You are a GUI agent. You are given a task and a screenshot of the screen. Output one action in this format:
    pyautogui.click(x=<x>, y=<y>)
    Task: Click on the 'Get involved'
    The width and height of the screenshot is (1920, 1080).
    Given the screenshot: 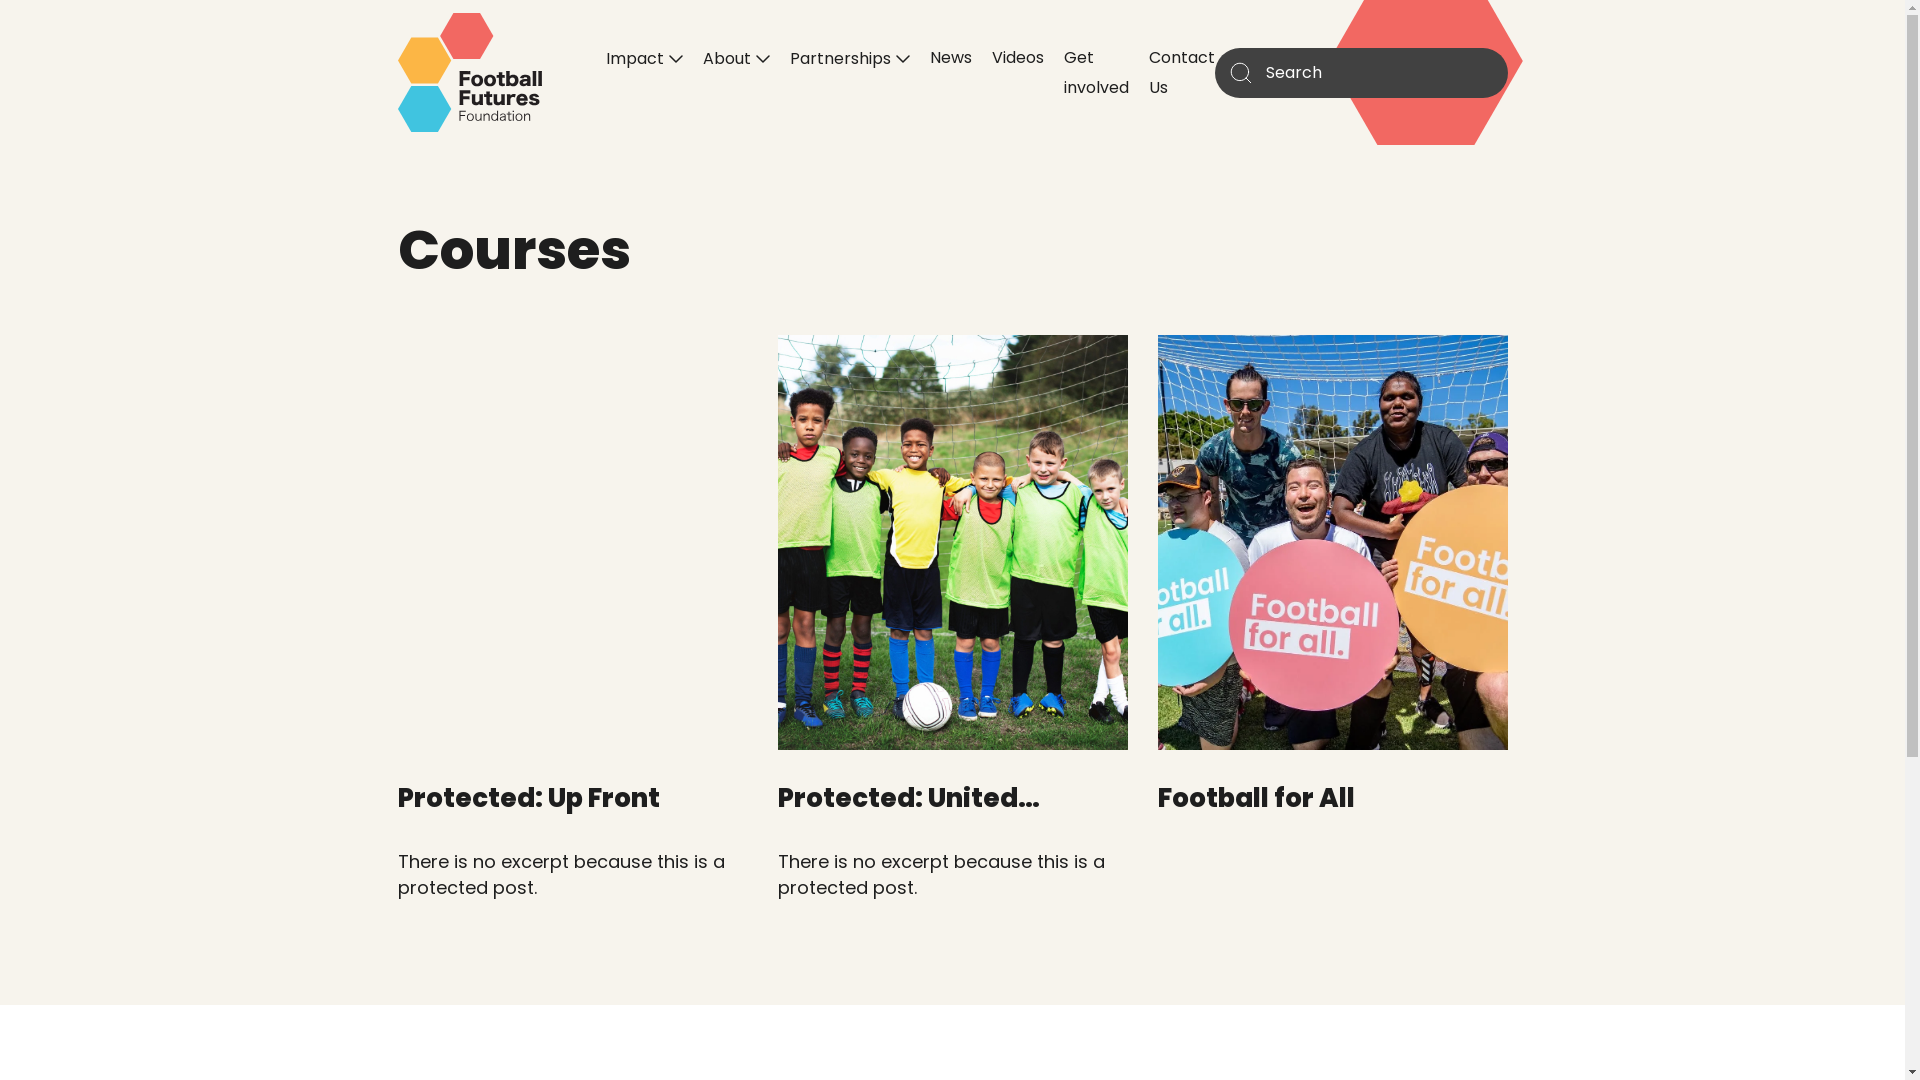 What is the action you would take?
    pyautogui.click(x=1063, y=71)
    